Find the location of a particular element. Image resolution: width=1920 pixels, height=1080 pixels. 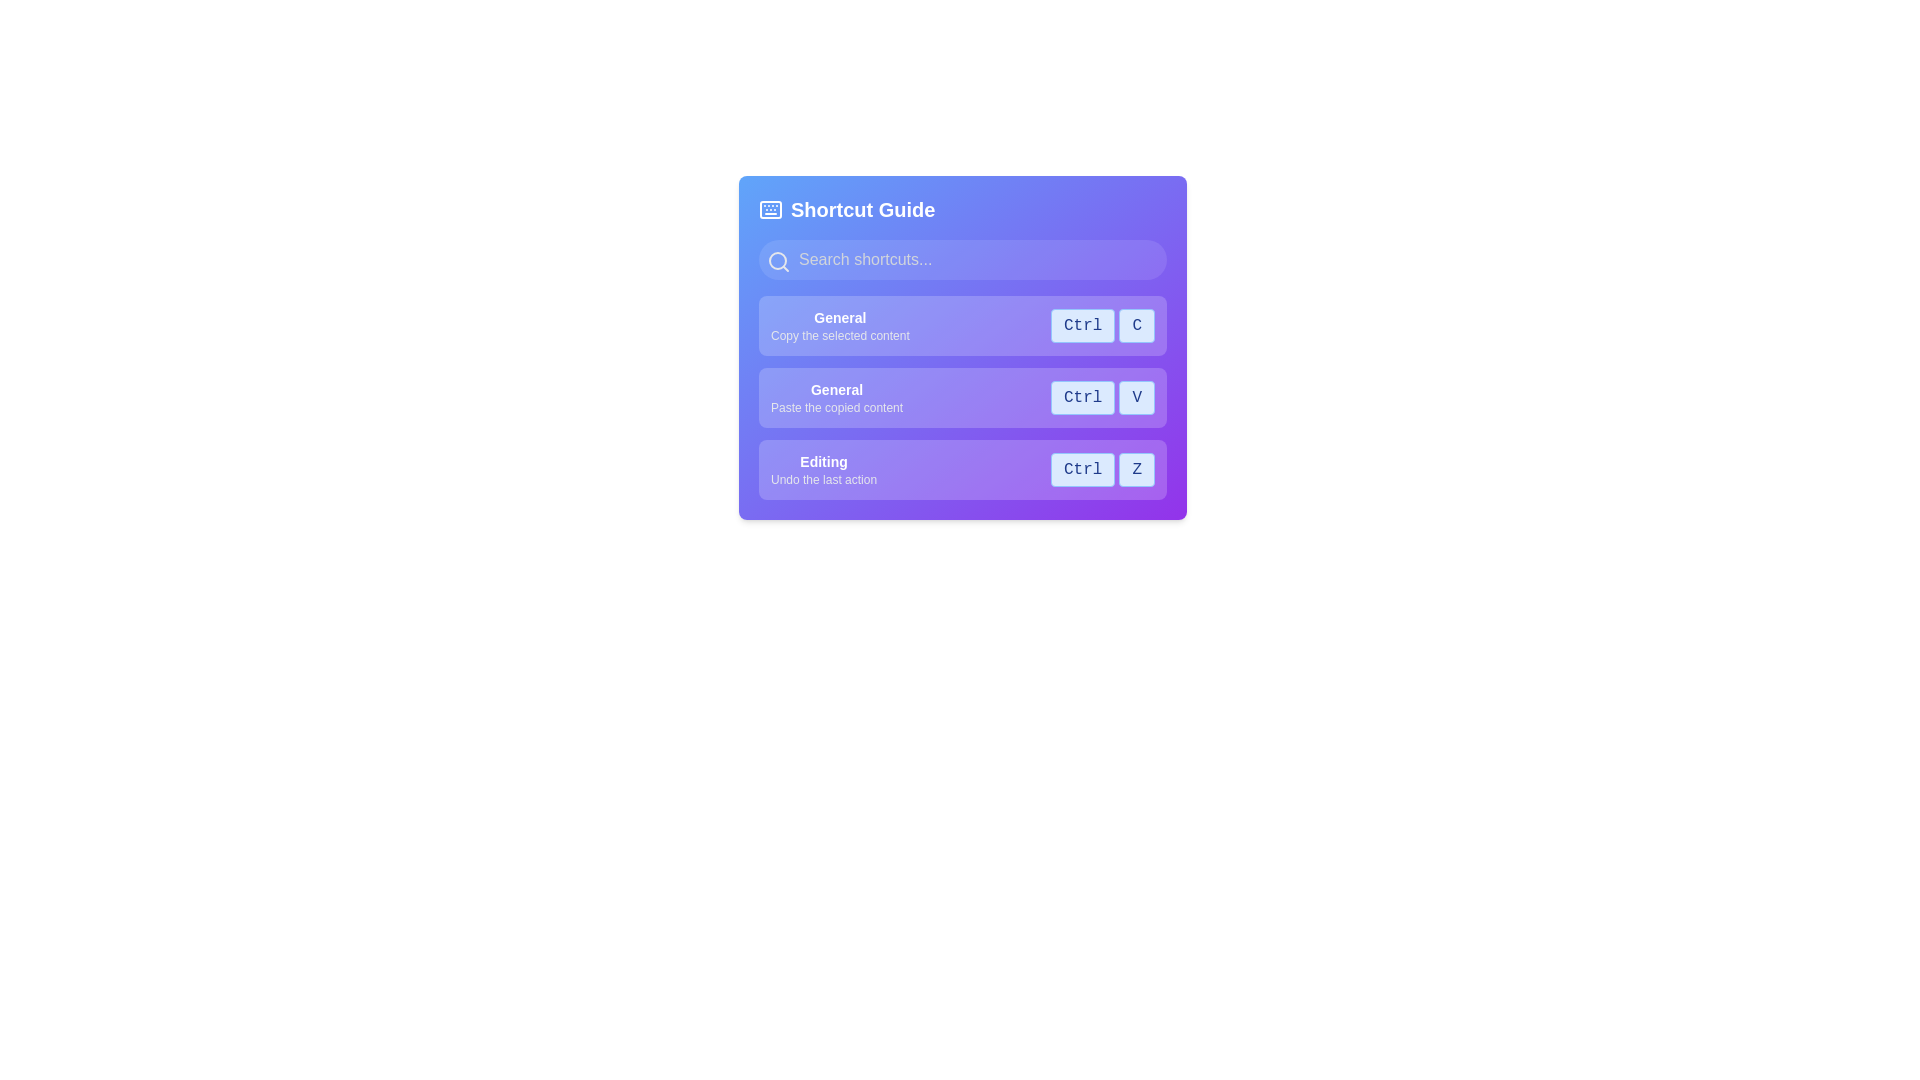

keyboard shortcut description for 'Paste' using the 'Ctrl+V' shortcut, located in the second item of the 'Shortcut Guide' modal is located at coordinates (963, 397).